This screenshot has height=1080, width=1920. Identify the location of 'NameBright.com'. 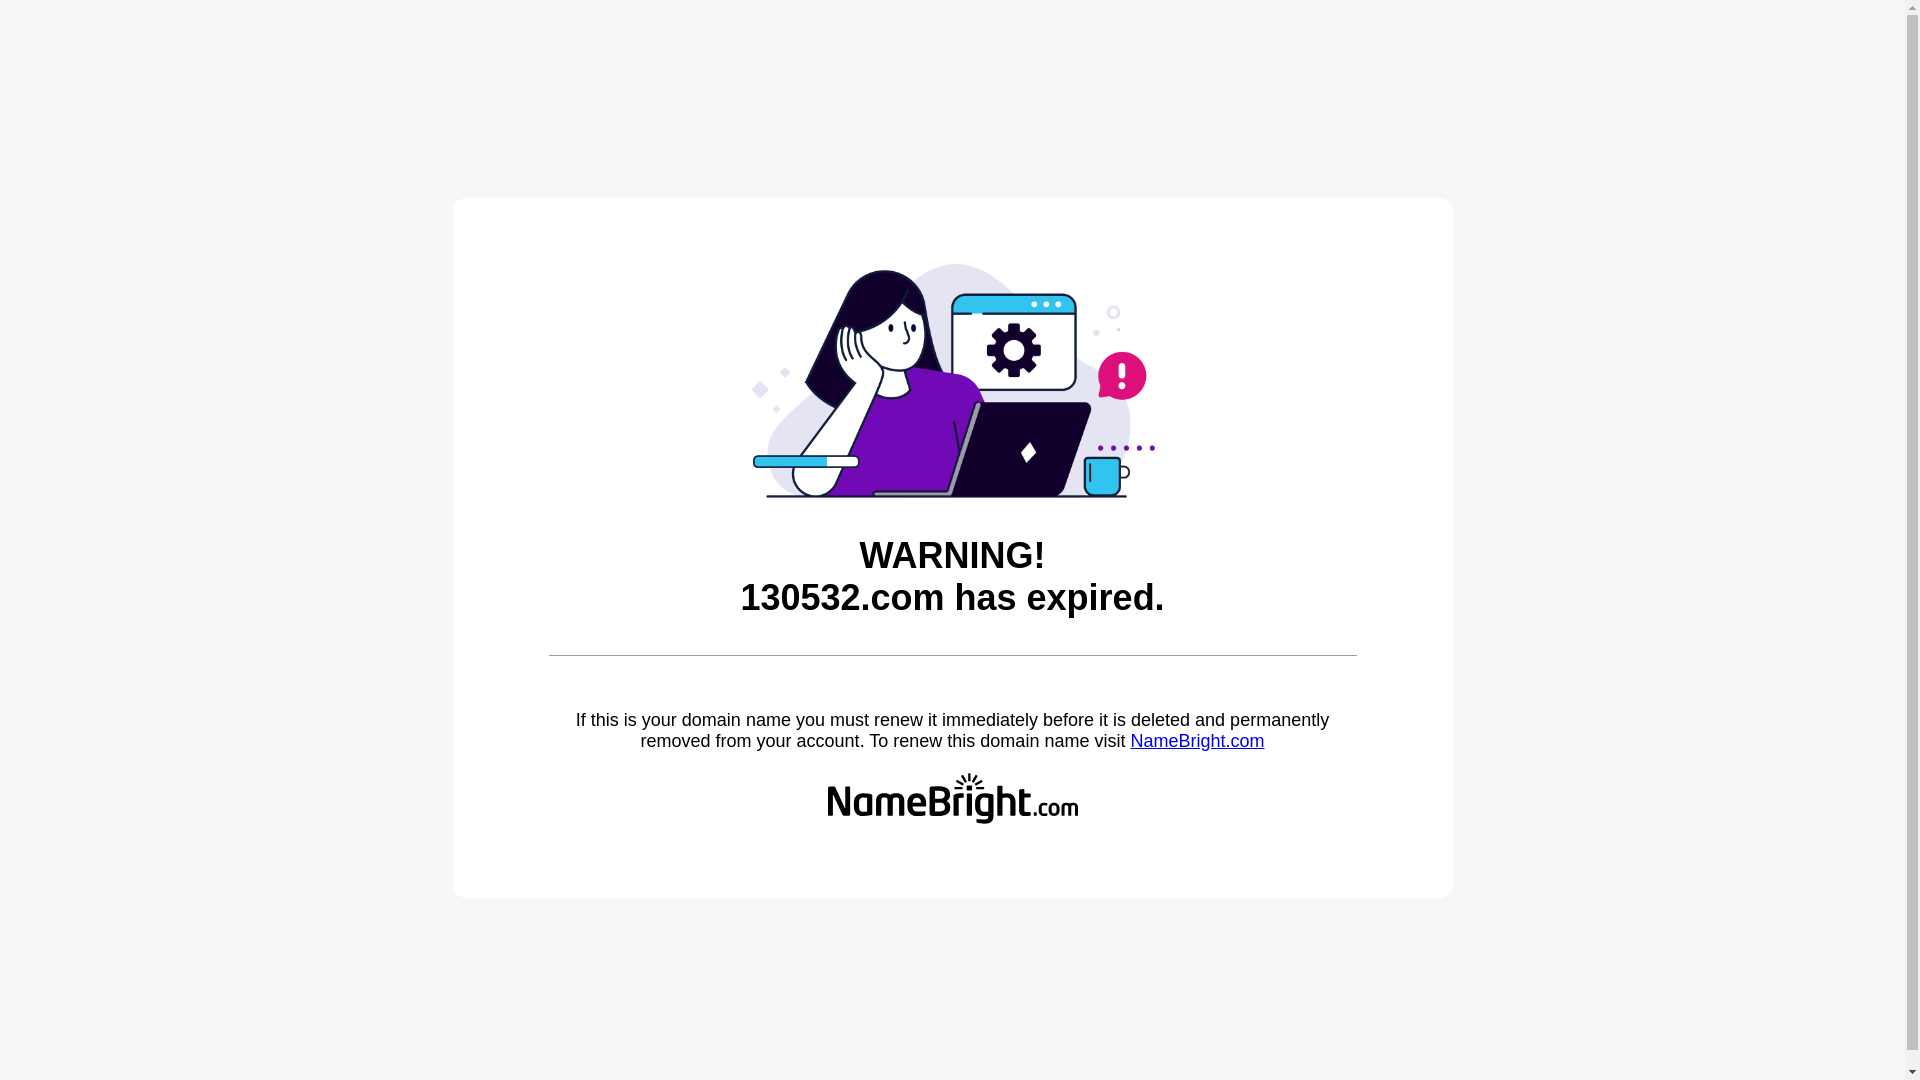
(1196, 740).